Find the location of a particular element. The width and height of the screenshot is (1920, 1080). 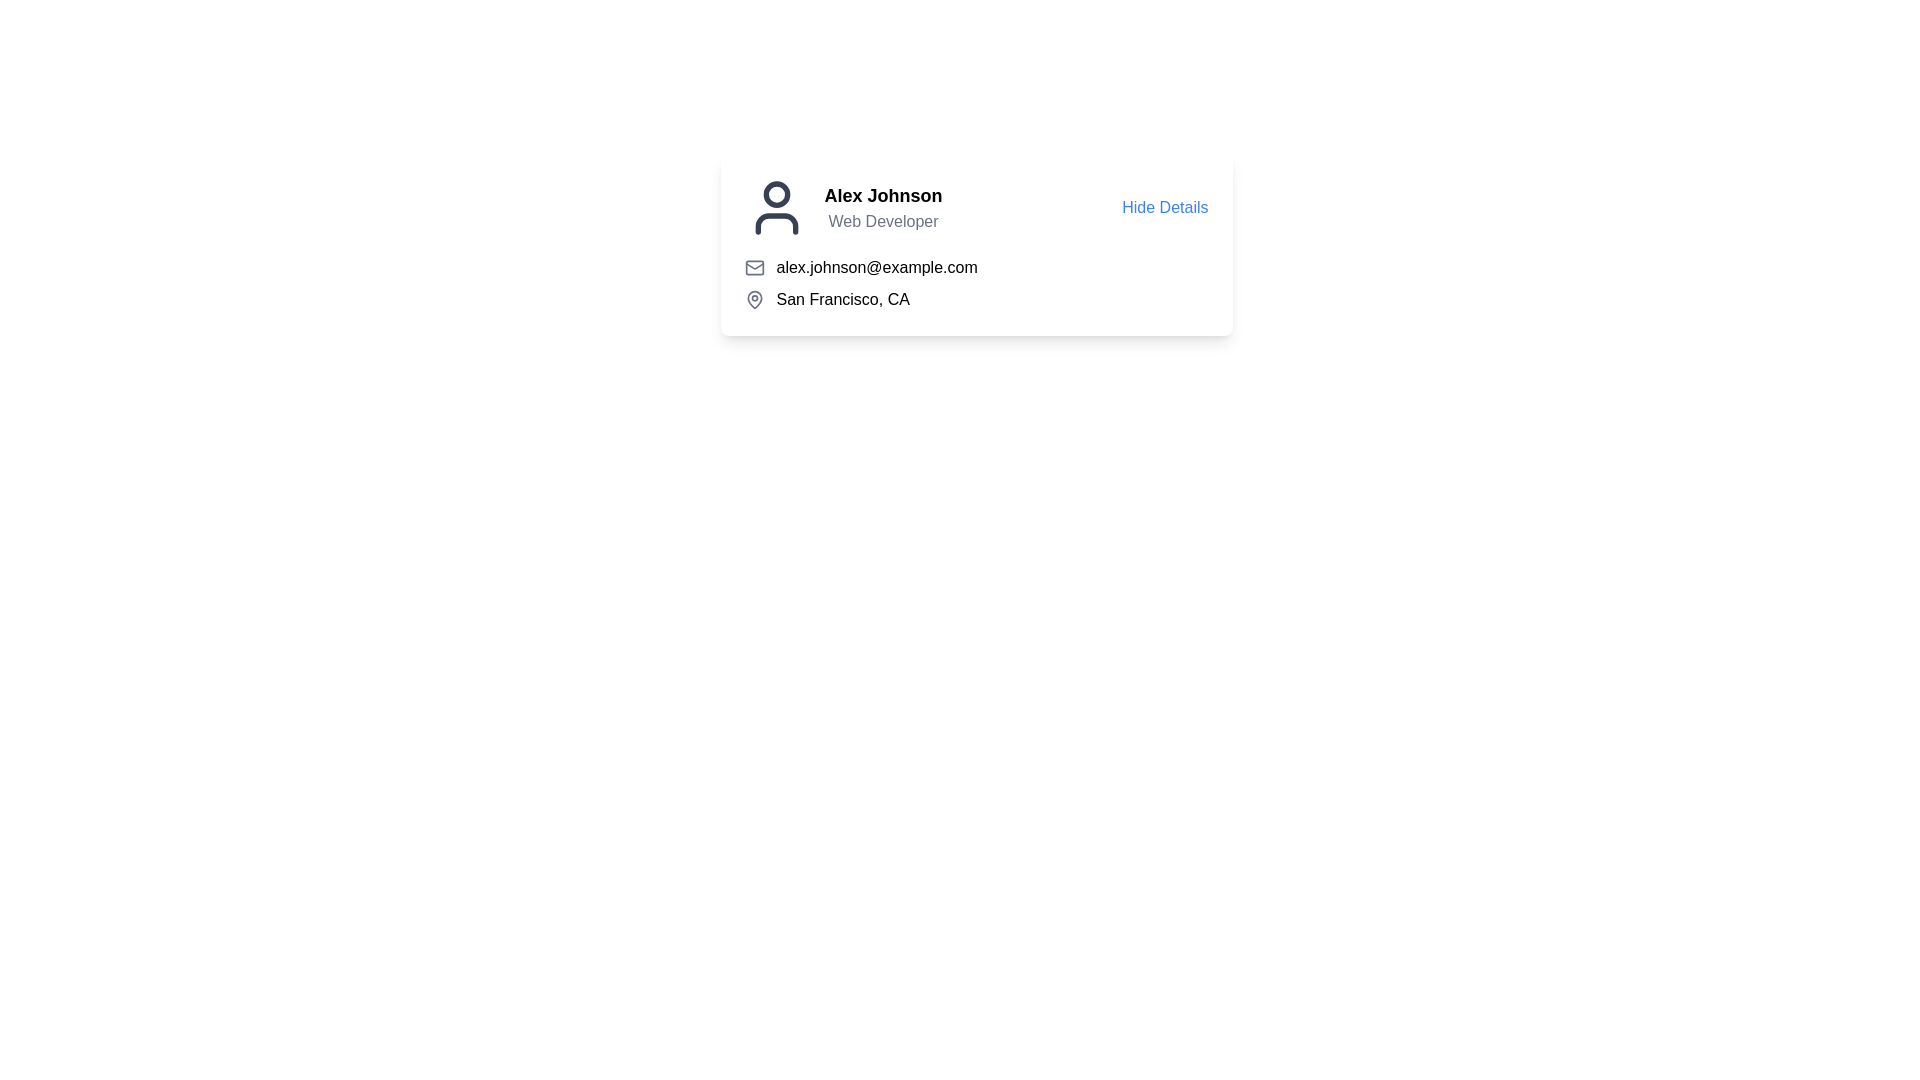

the user profile icon SVG graphic, which is dark gray and positioned to the left of 'Alex Johnson Web Developer.' is located at coordinates (775, 208).